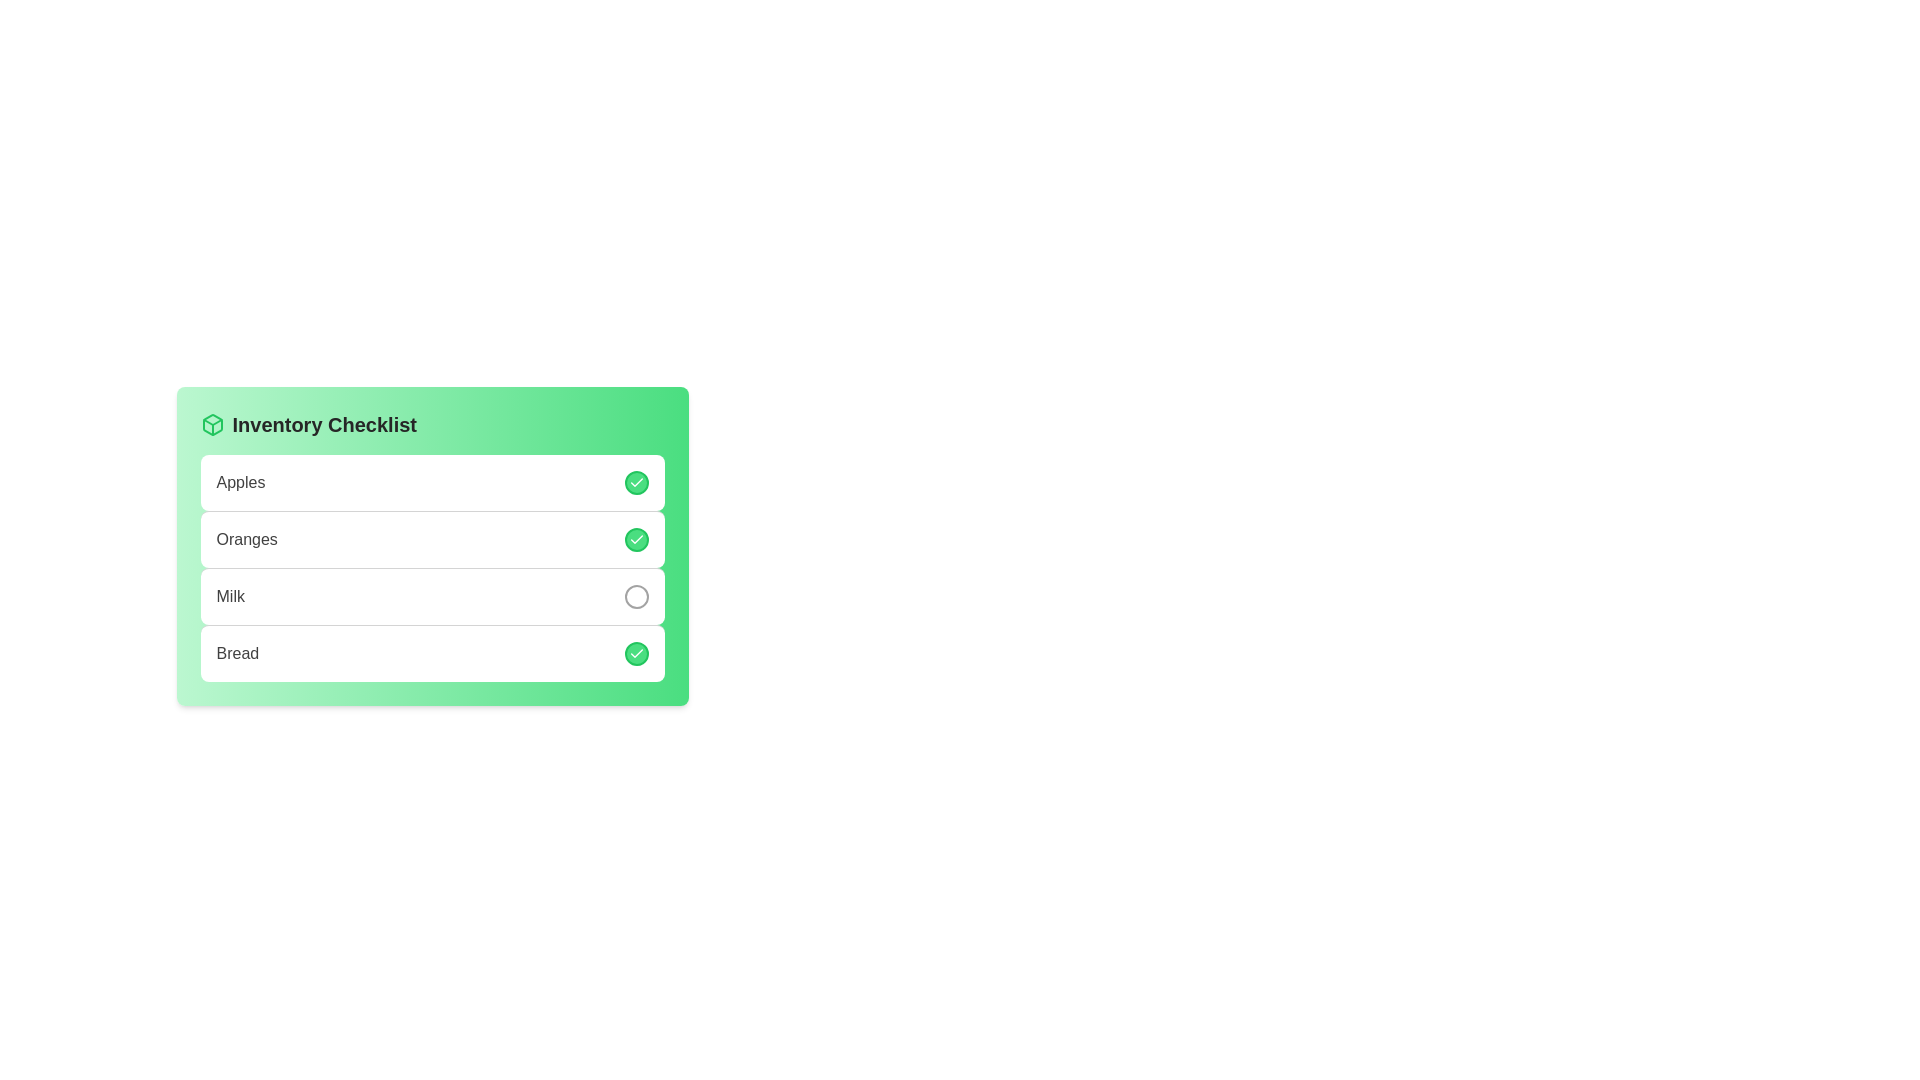 This screenshot has width=1920, height=1080. Describe the element at coordinates (246, 540) in the screenshot. I see `the text label 'Oranges' in the 'Inventory Checklist' section, which is the second item in the list, located below 'Apples' and above 'Milk'` at that location.